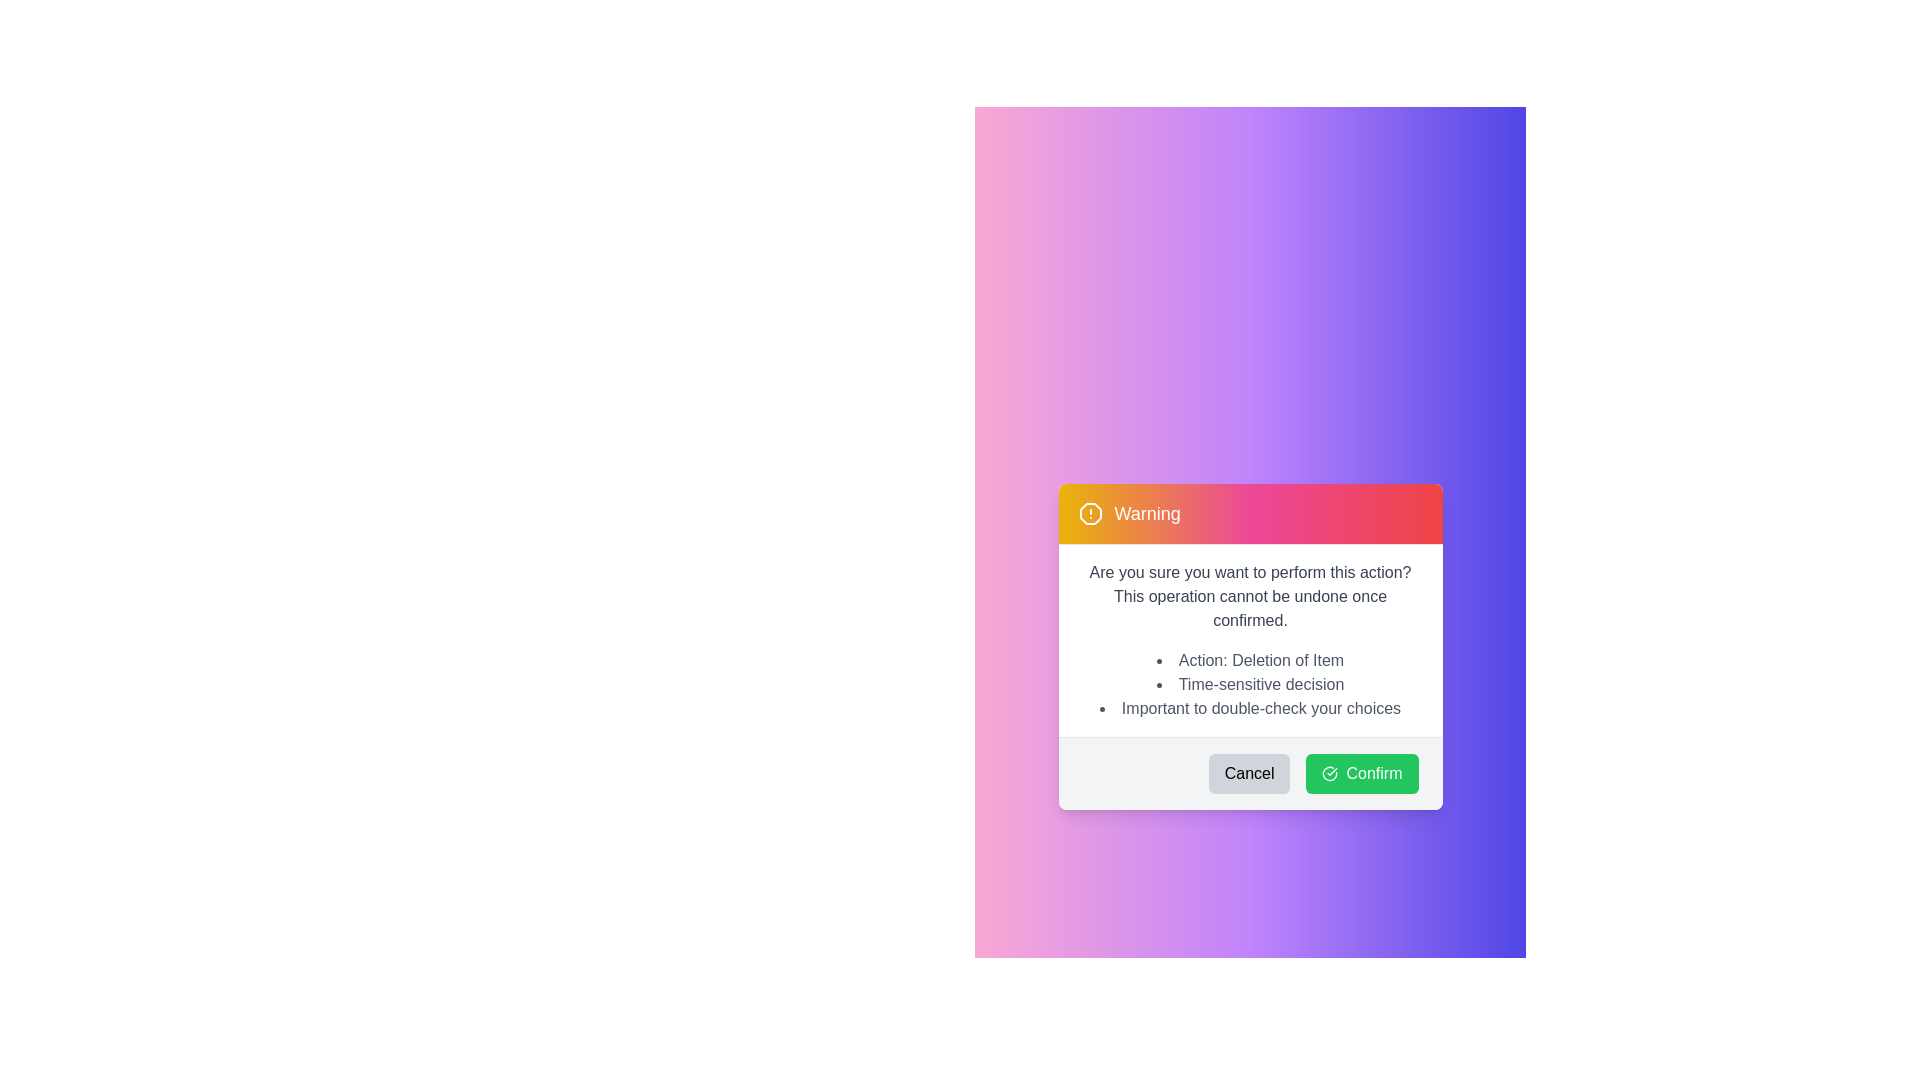  What do you see at coordinates (1249, 684) in the screenshot?
I see `the static text label that reads 'Time-sensitive decision', which is the second item in a bulleted list within a confirmation dialog box` at bounding box center [1249, 684].